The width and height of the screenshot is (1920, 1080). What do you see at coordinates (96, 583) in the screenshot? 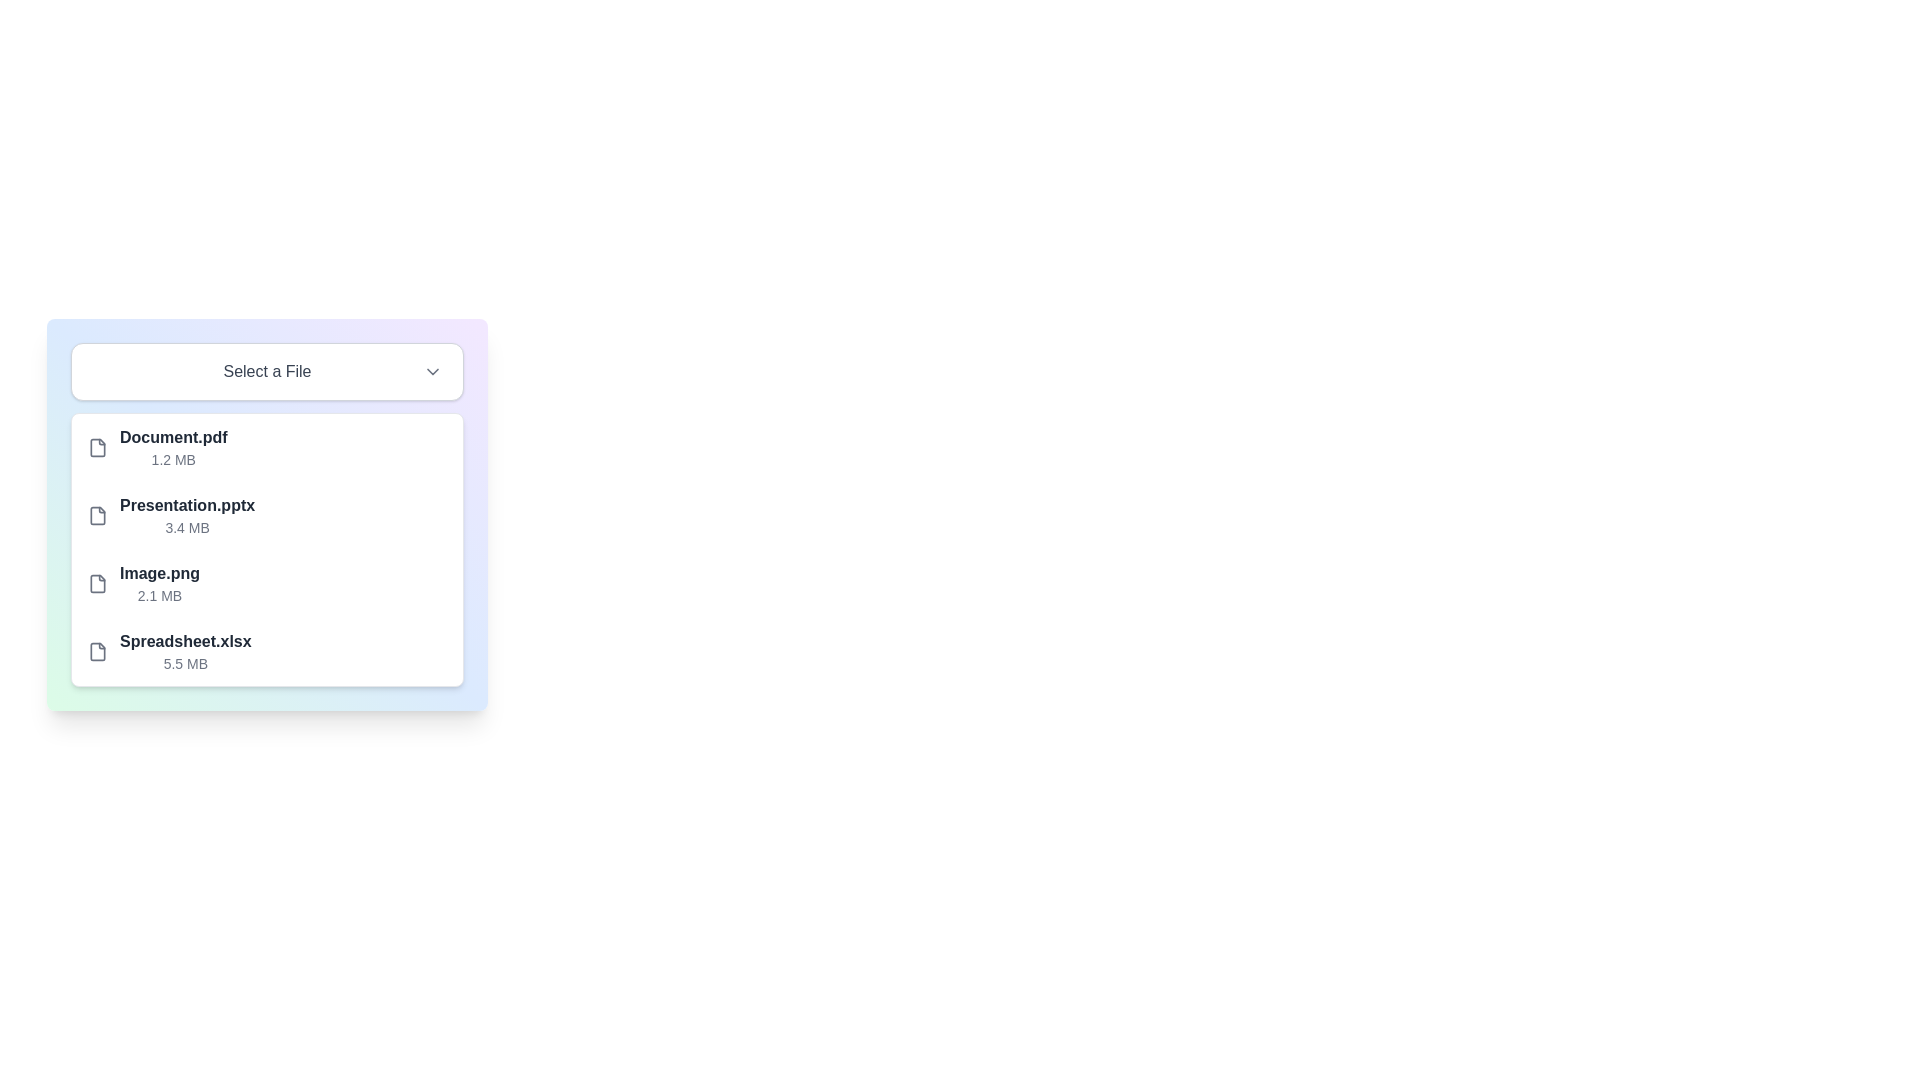
I see `the second file icon representing 'Image.png', which is styled with a rectangular outline and a folded top-right corner, located in a vertical list of files` at bounding box center [96, 583].